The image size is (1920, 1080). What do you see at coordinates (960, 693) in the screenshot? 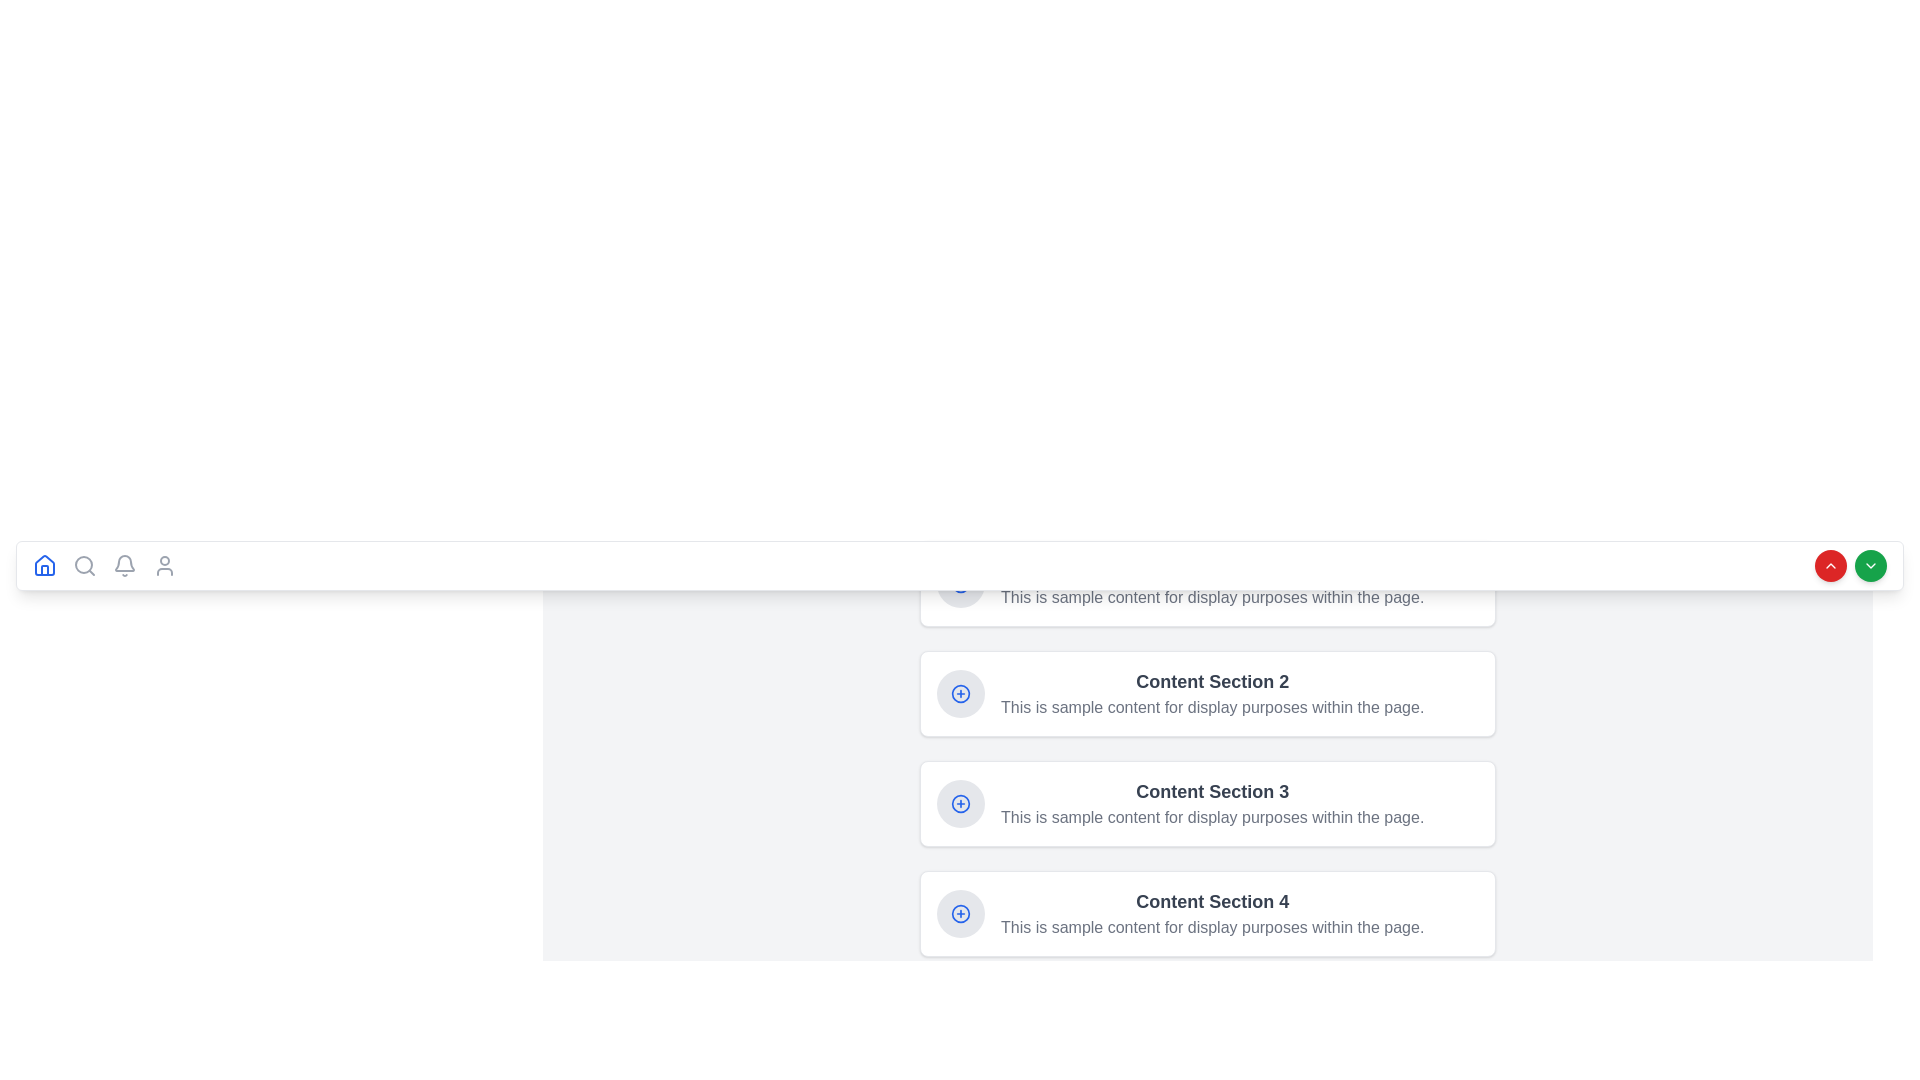
I see `the circular gray button with a blue plus icon located on the left side of 'Content Section 2'` at bounding box center [960, 693].